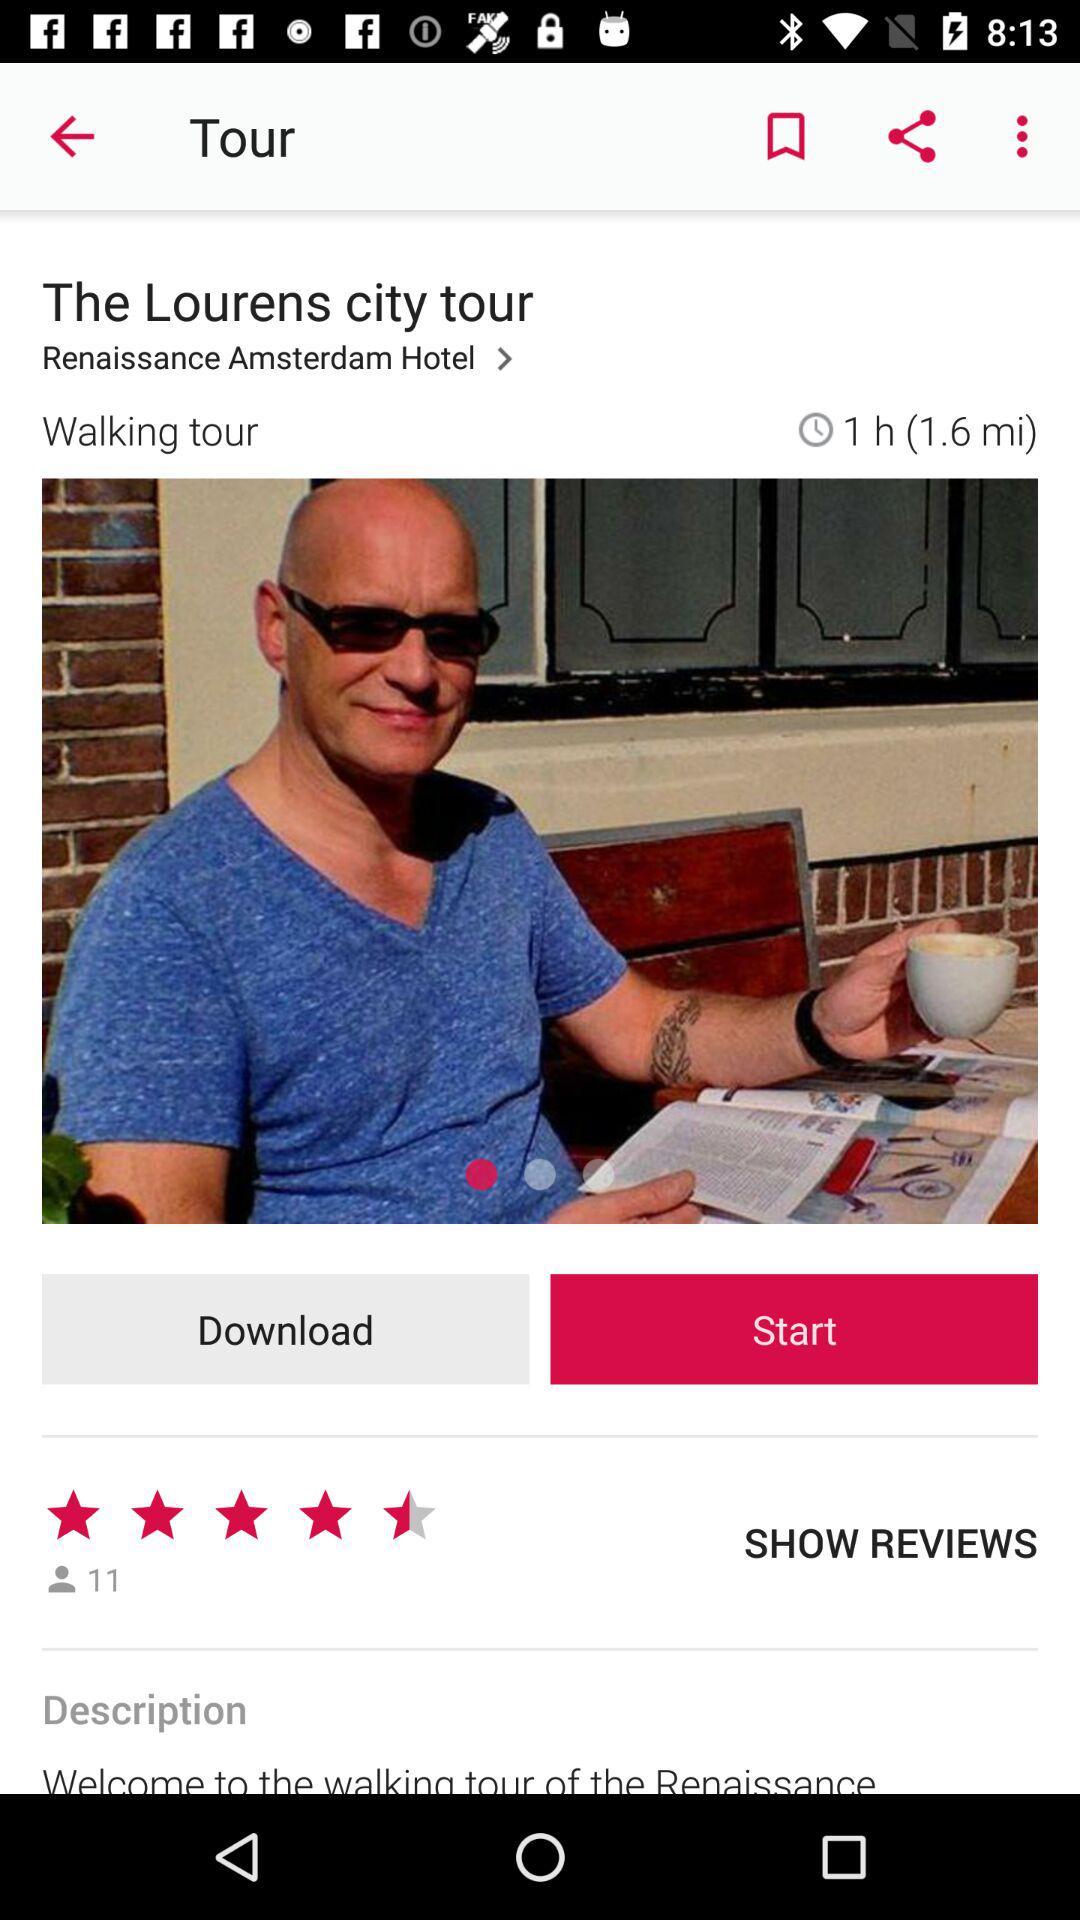  Describe the element at coordinates (1027, 136) in the screenshot. I see `top most right button` at that location.